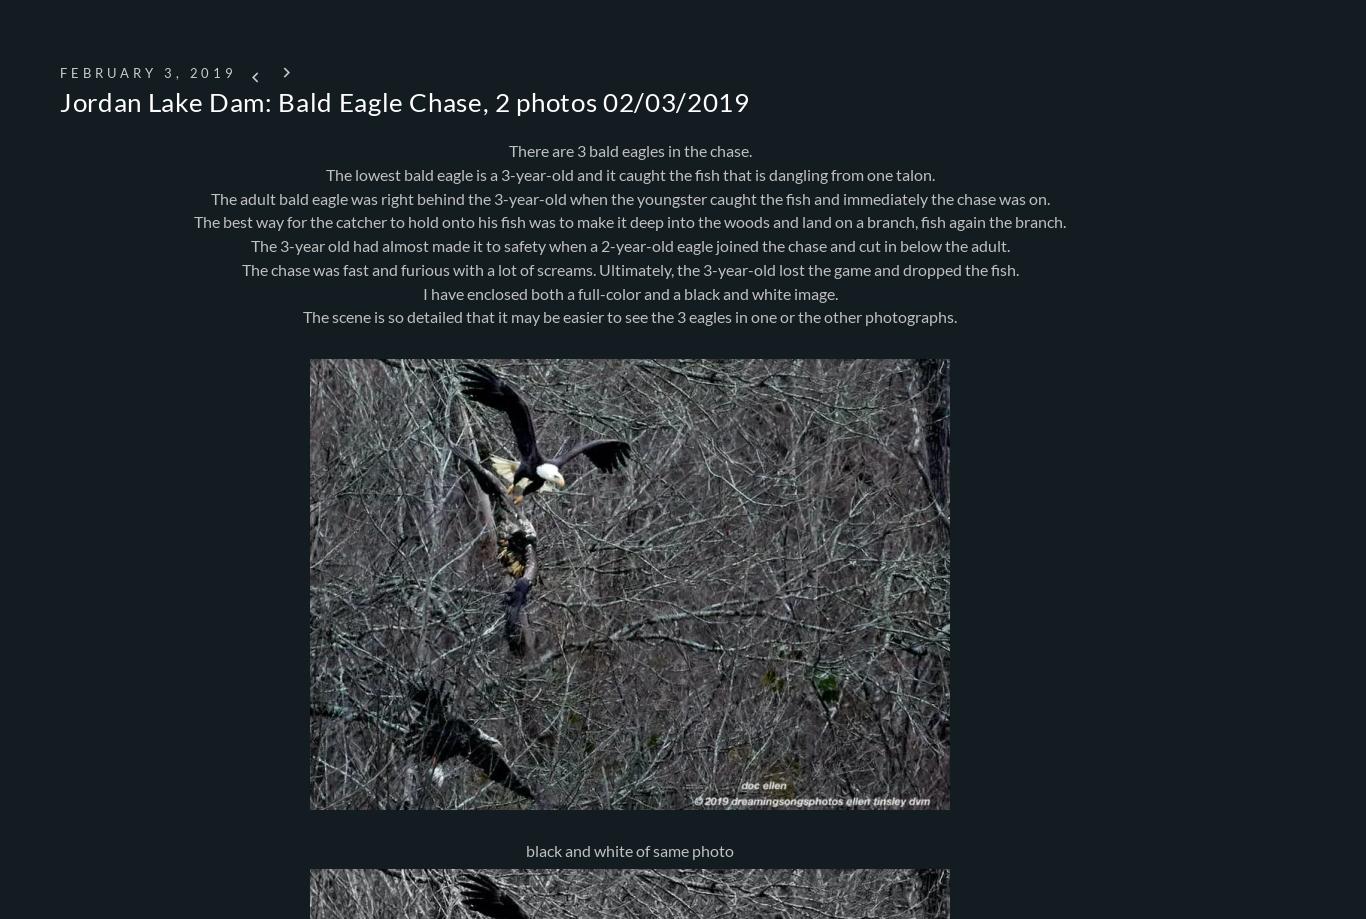 This screenshot has height=919, width=1366. What do you see at coordinates (628, 291) in the screenshot?
I see `'I have enclosed both a full-color and a black and white image.'` at bounding box center [628, 291].